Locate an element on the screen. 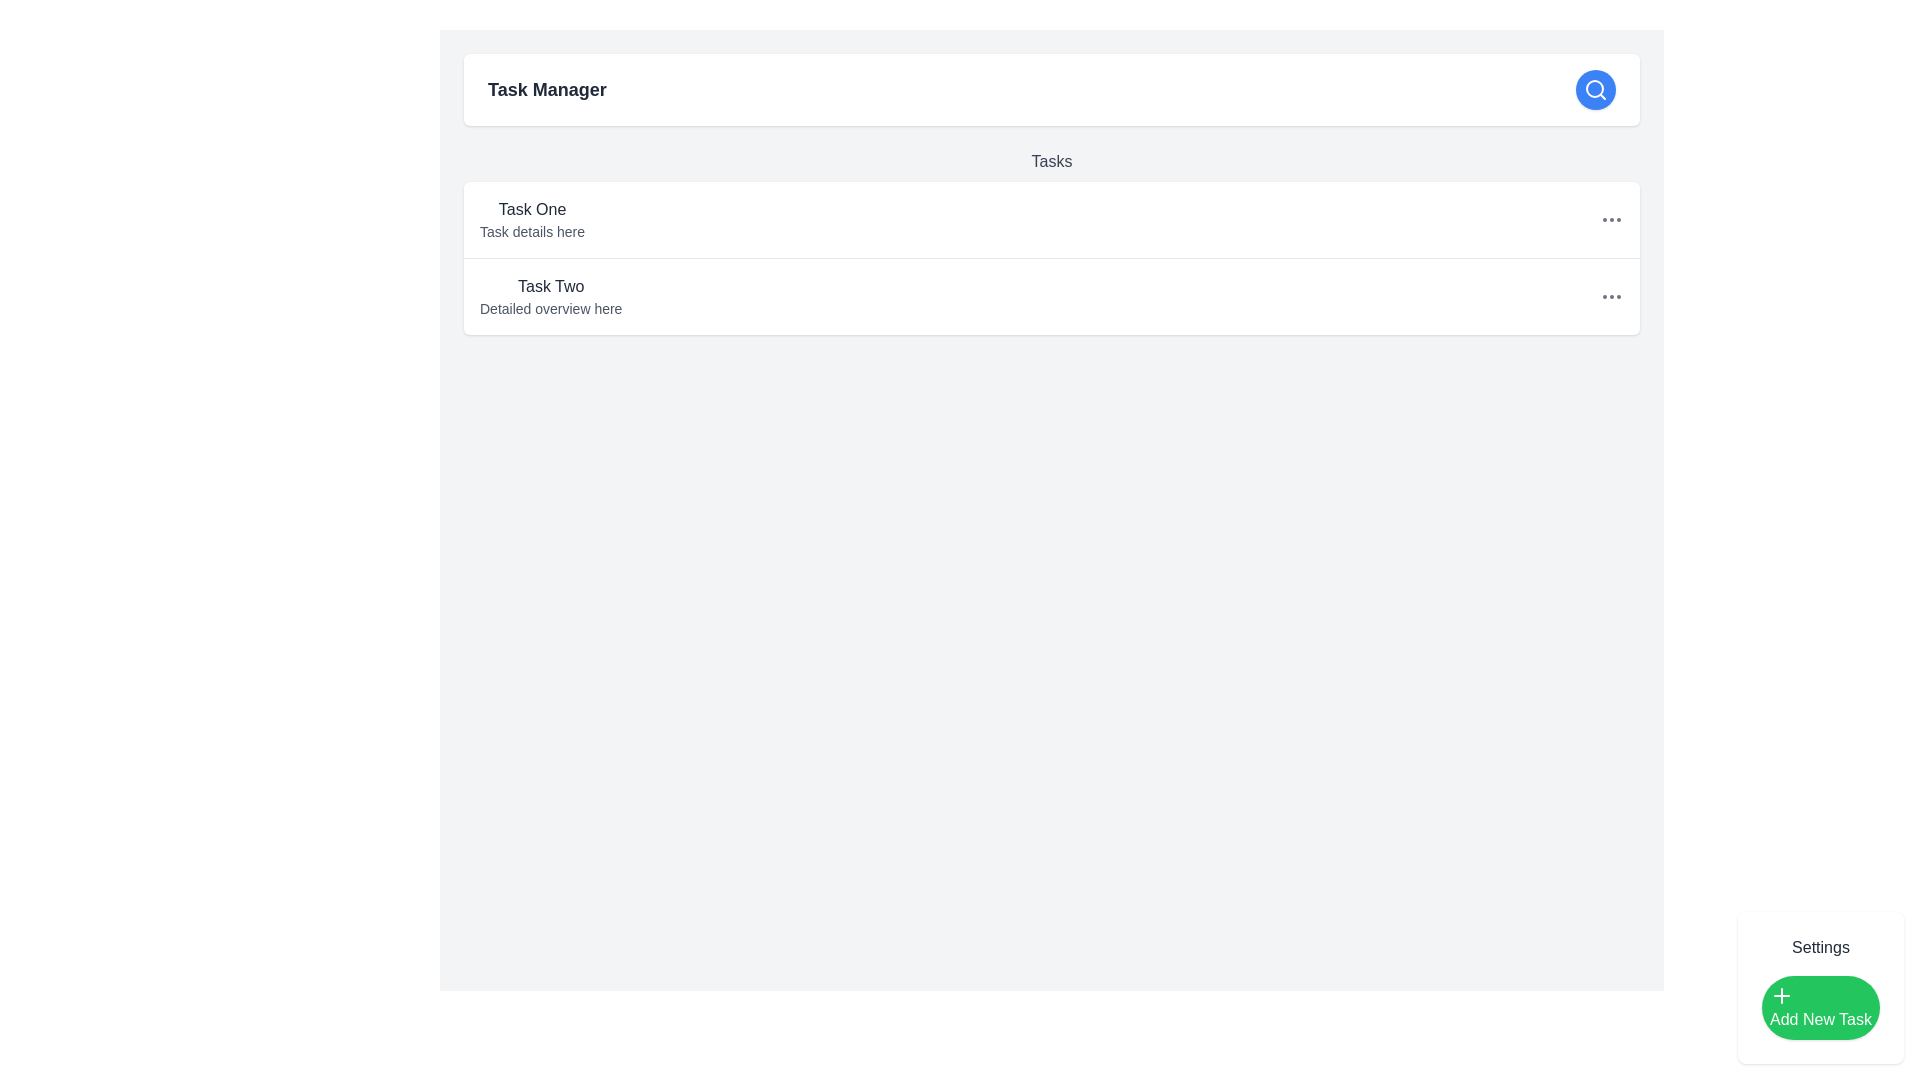 This screenshot has width=1920, height=1080. the 'Tasks' text label element, which is styled in gray and positioned below the 'Task Manager' header and above the task listings is located at coordinates (1050, 161).